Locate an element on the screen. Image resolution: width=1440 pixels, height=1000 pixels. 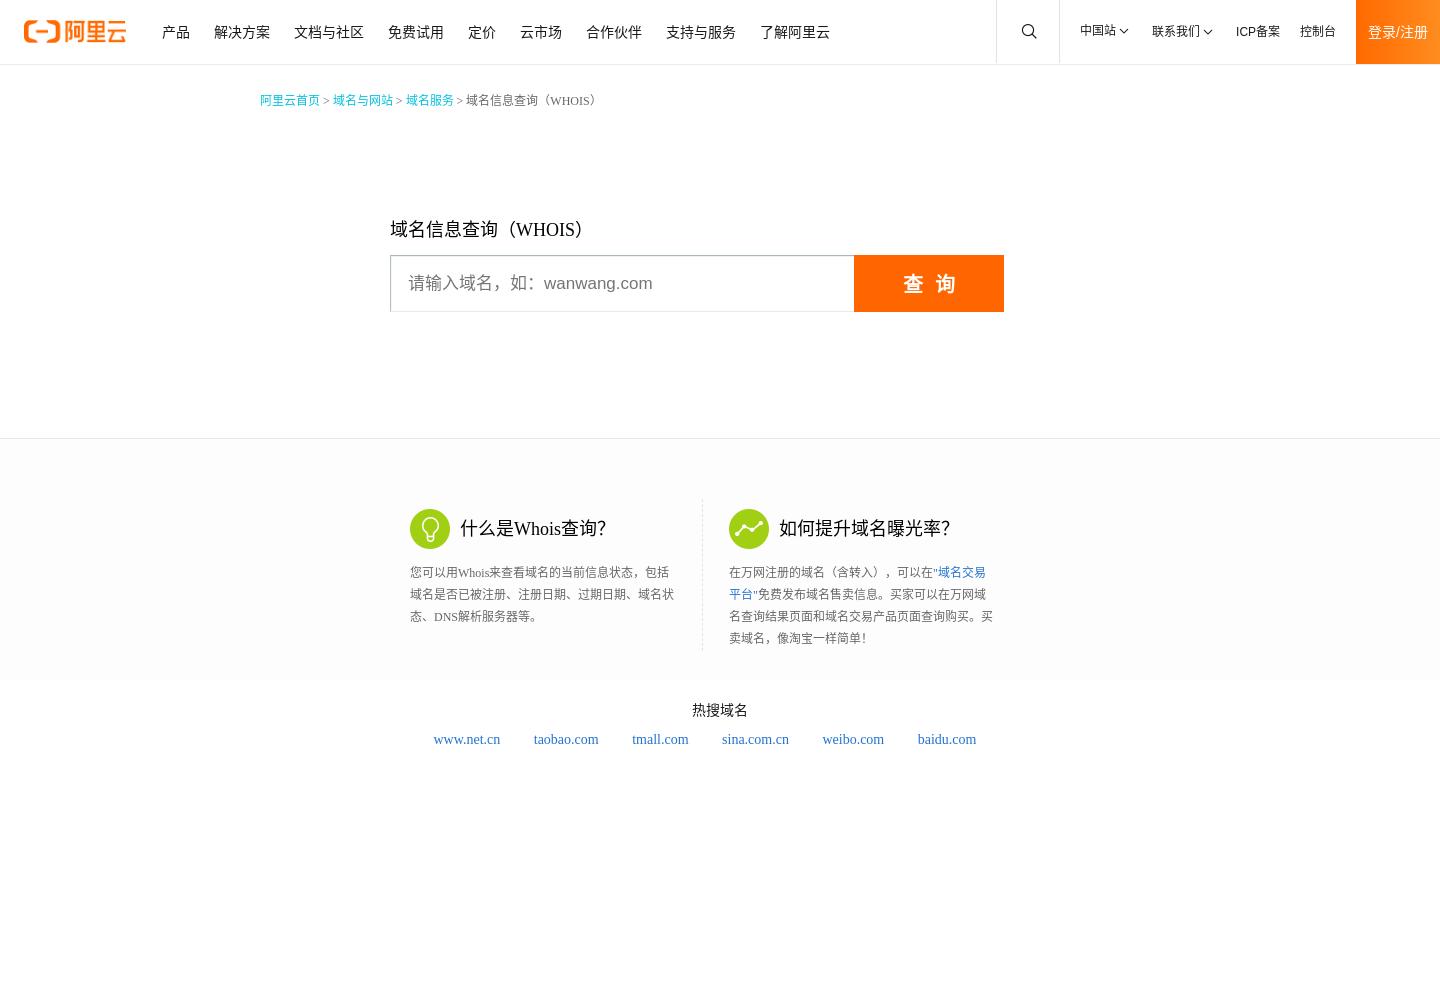
'sina.com.cn' is located at coordinates (721, 738).